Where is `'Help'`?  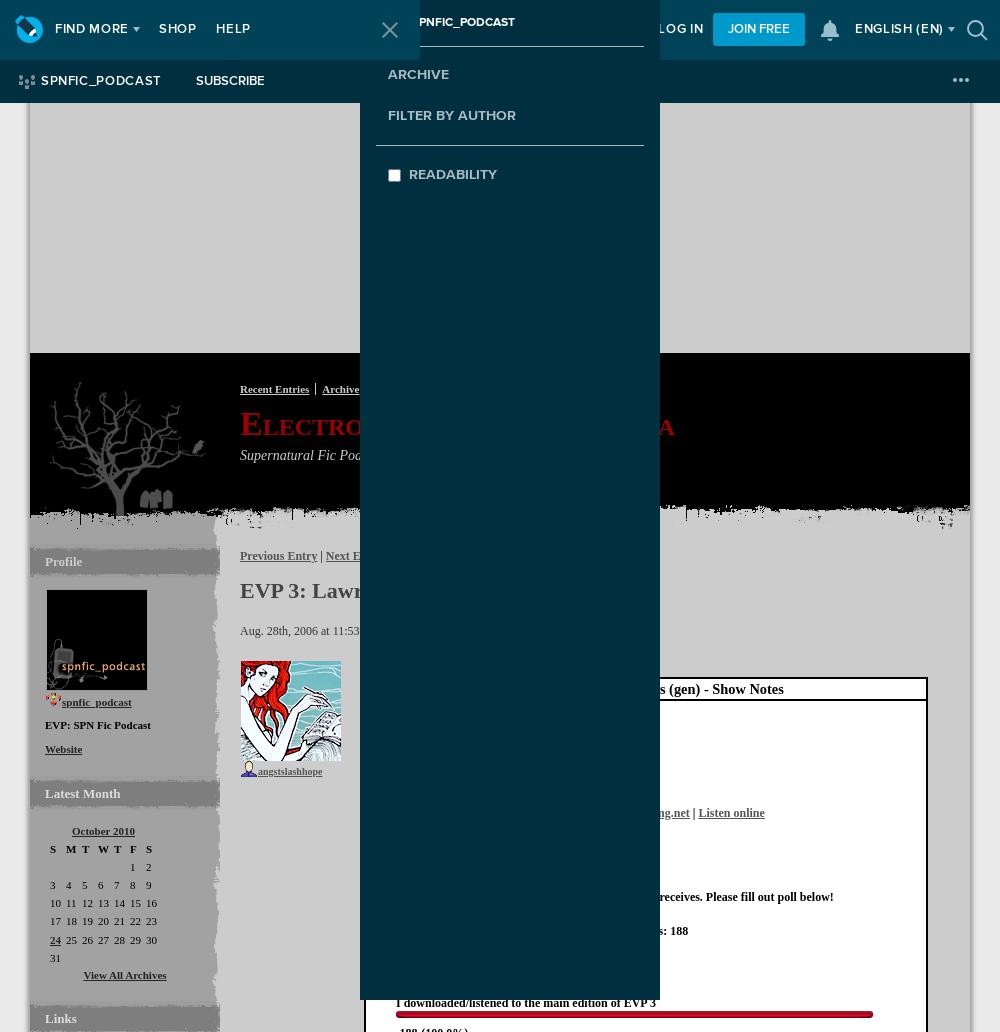
'Help' is located at coordinates (232, 29).